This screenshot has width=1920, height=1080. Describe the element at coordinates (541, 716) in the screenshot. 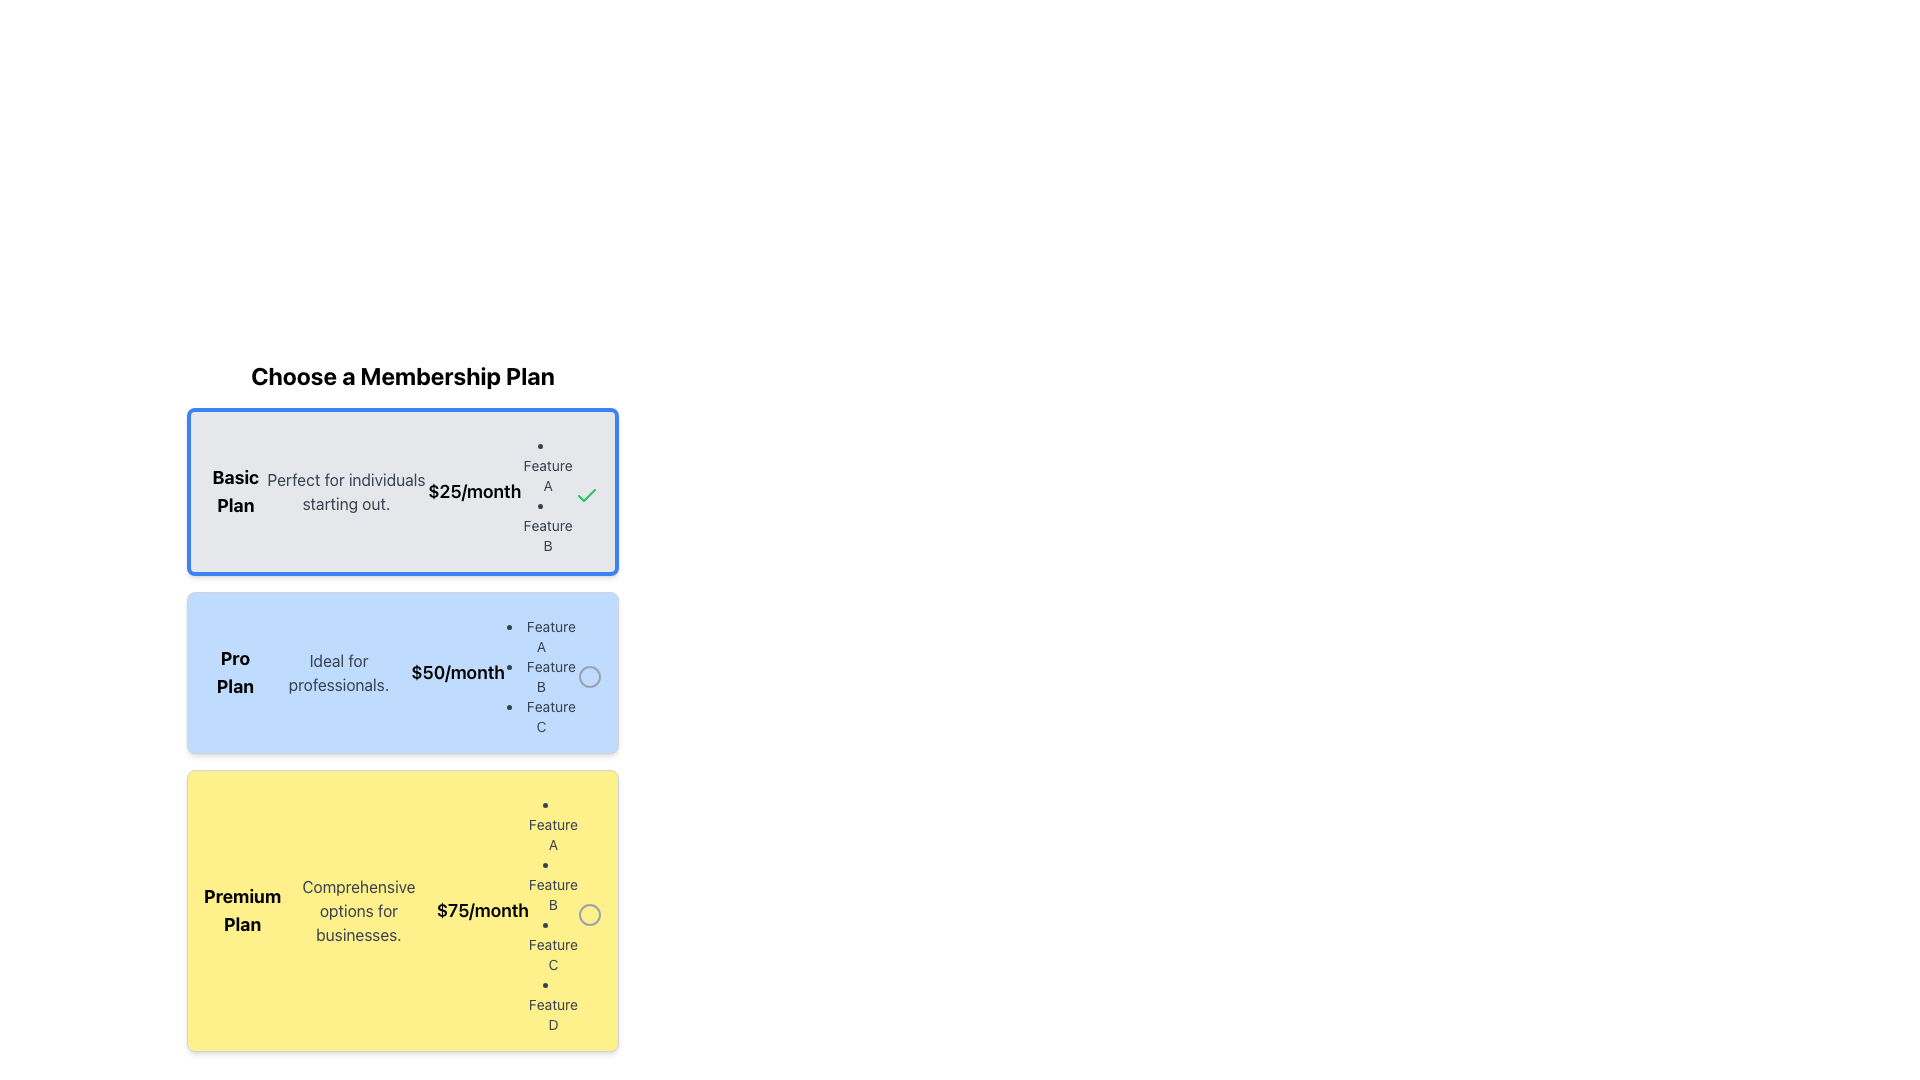

I see `the text element labeled 'Feature C', which is the third item in a bulleted list under the 'Pro Plan' section` at that location.